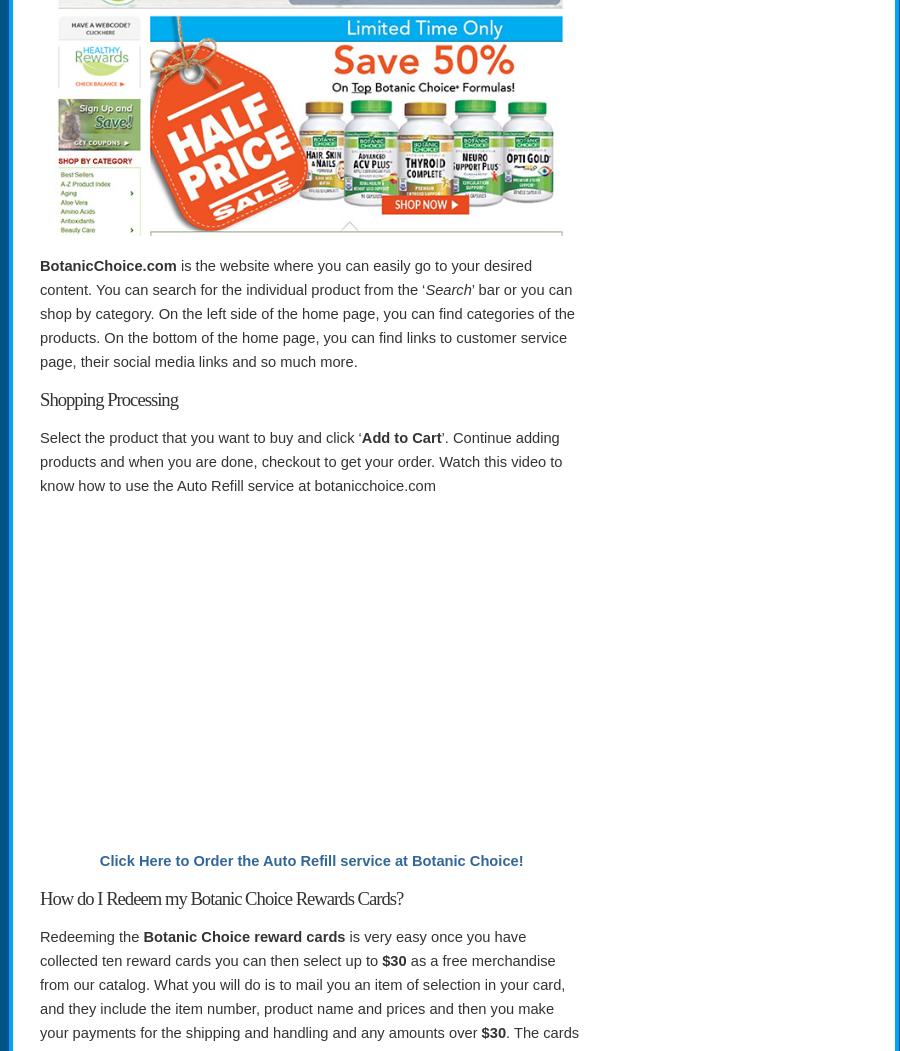 The height and width of the screenshot is (1051, 900). I want to click on 'Add to Cart', so click(401, 437).